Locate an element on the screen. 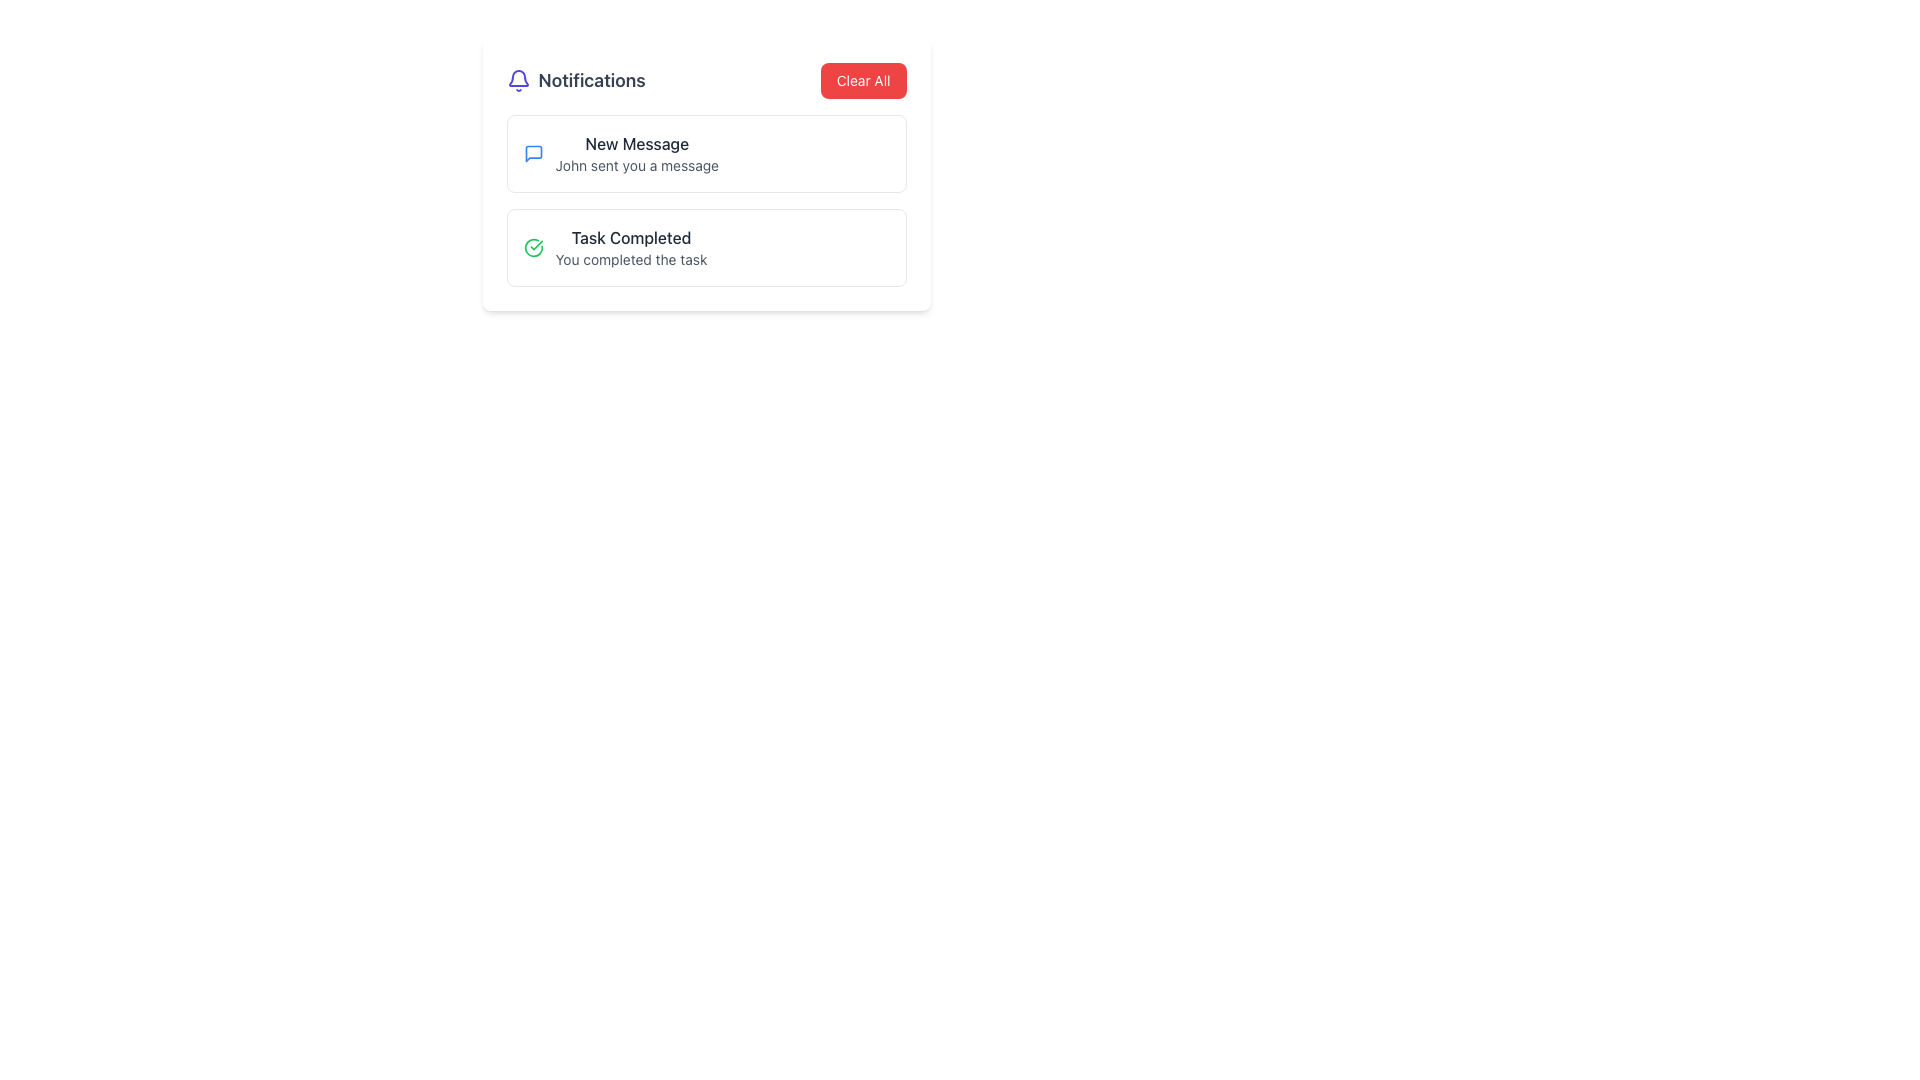  the static text element 'New Message' which is styled in gray and located at the top of the first notification item in the notifications card is located at coordinates (636, 142).